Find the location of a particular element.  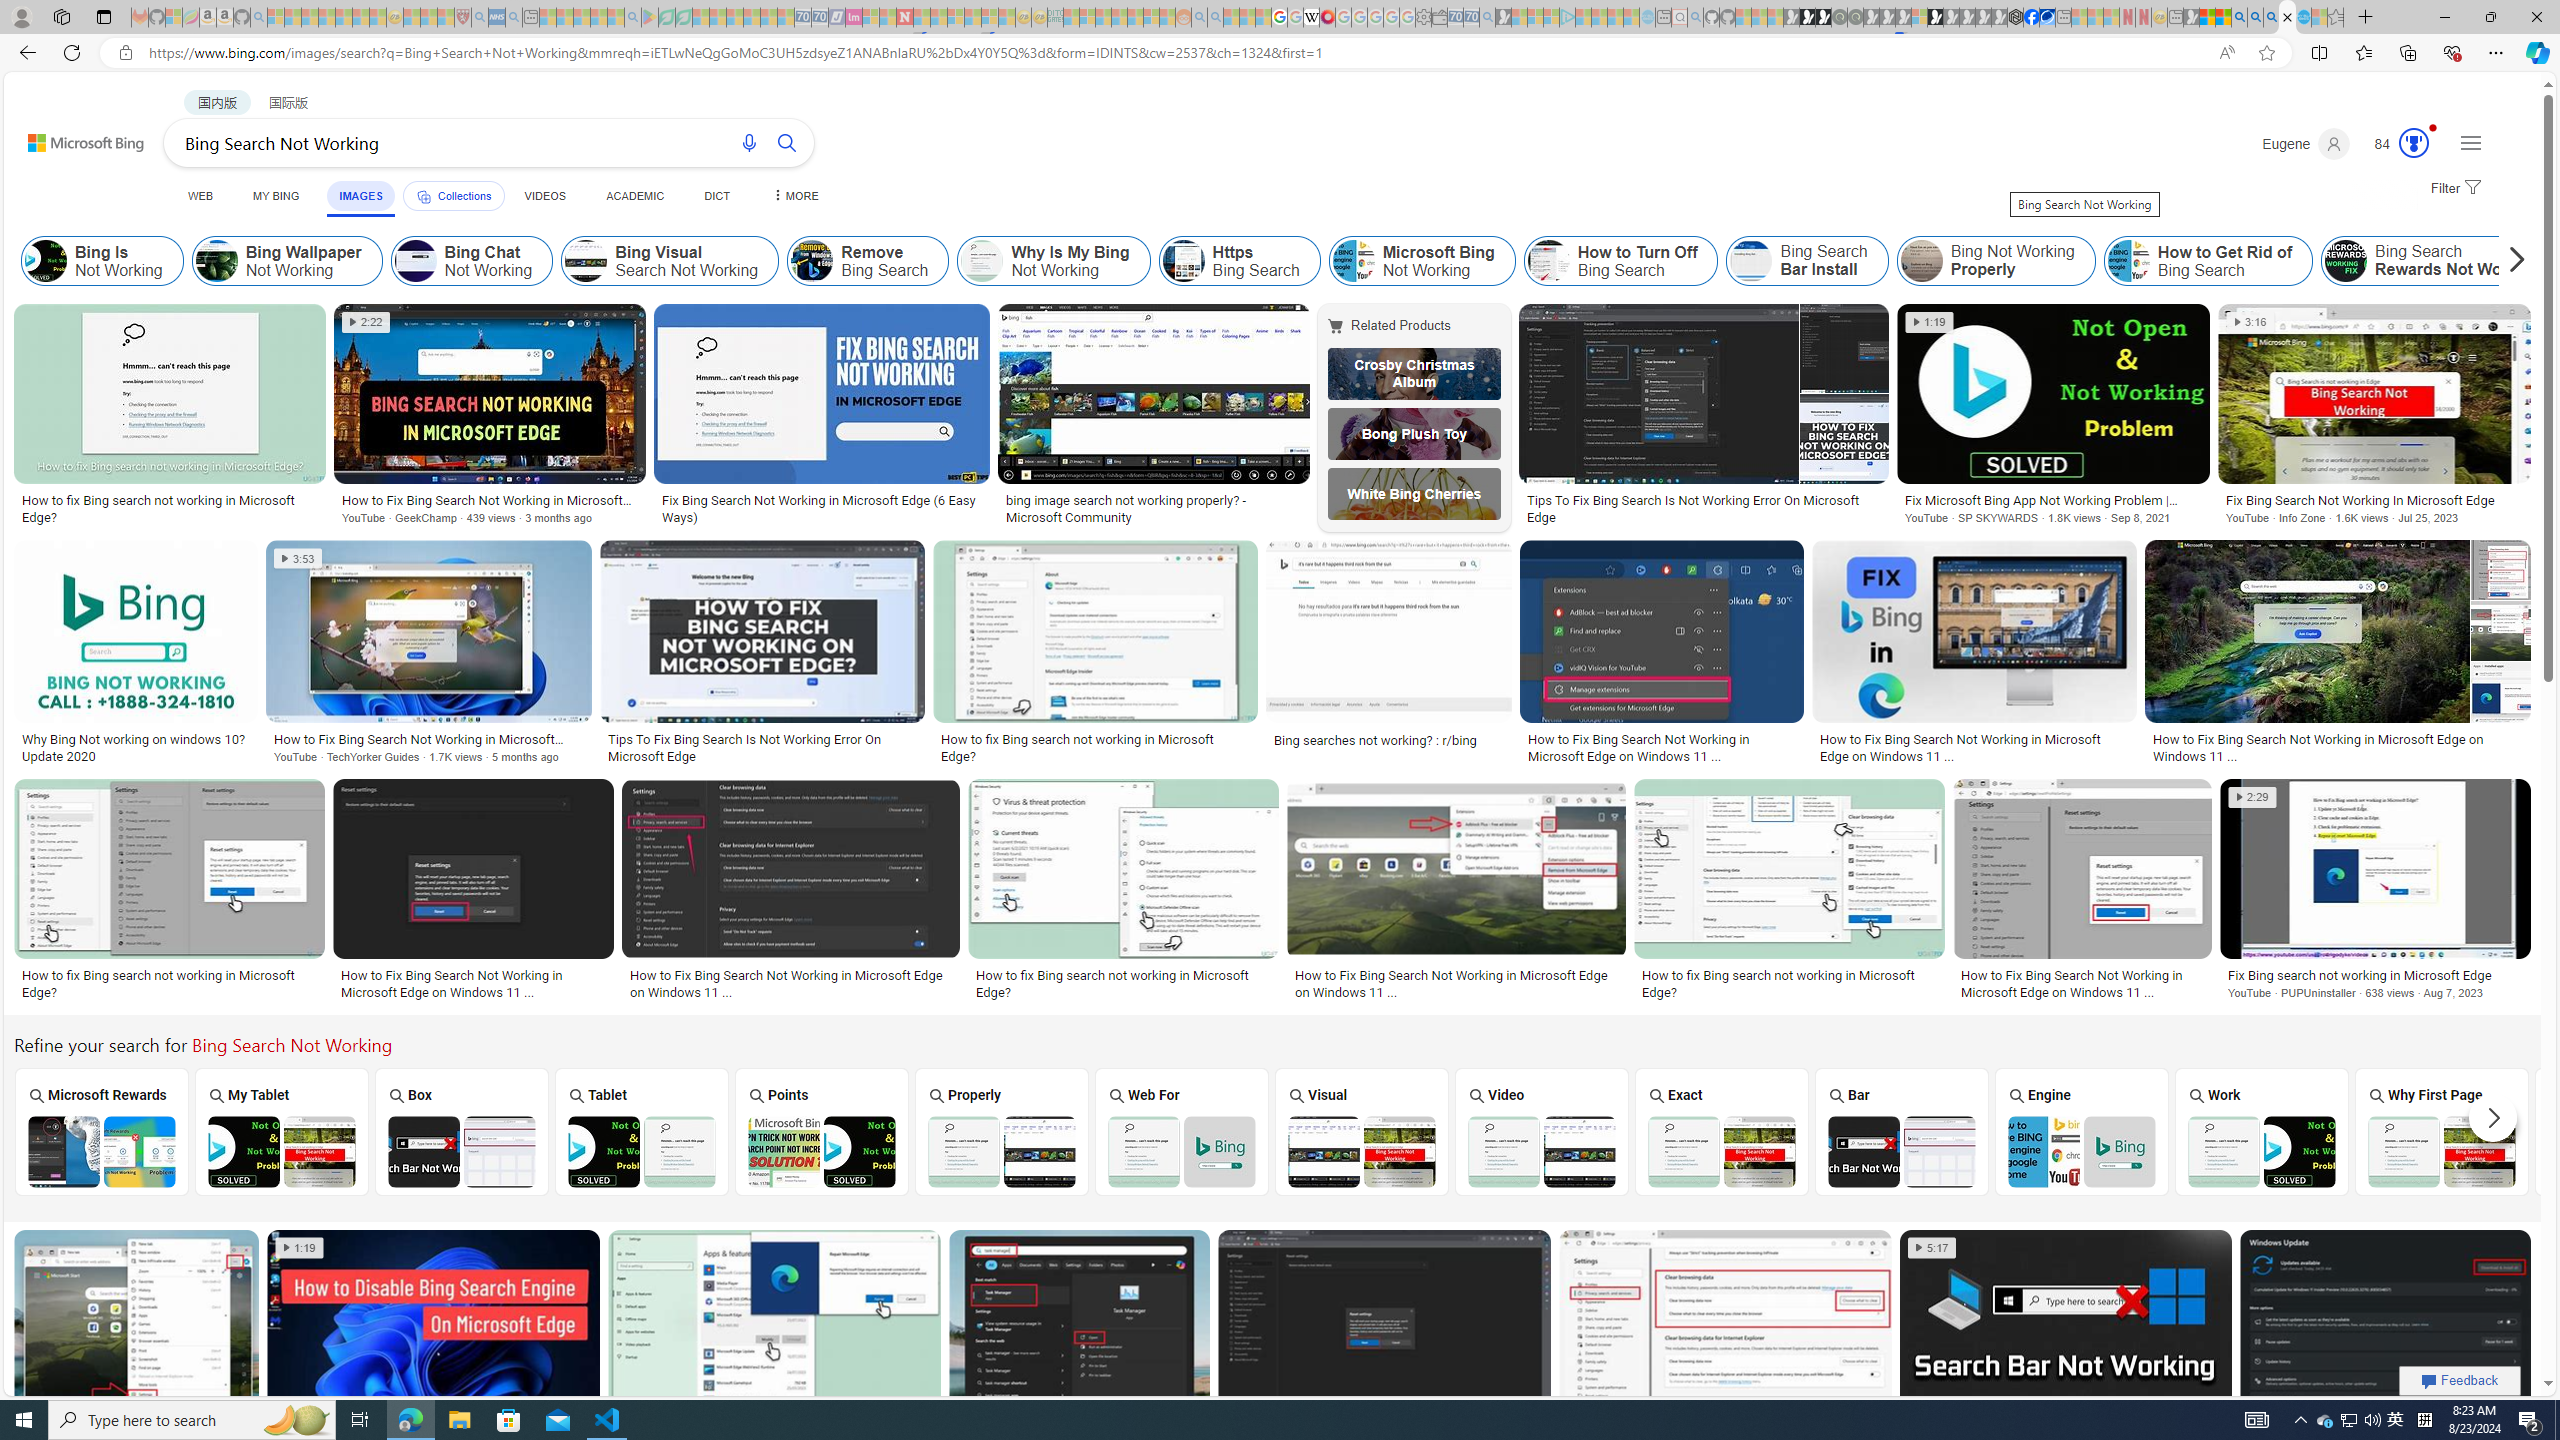

'Bing Wallpaper Not Working' is located at coordinates (285, 260).